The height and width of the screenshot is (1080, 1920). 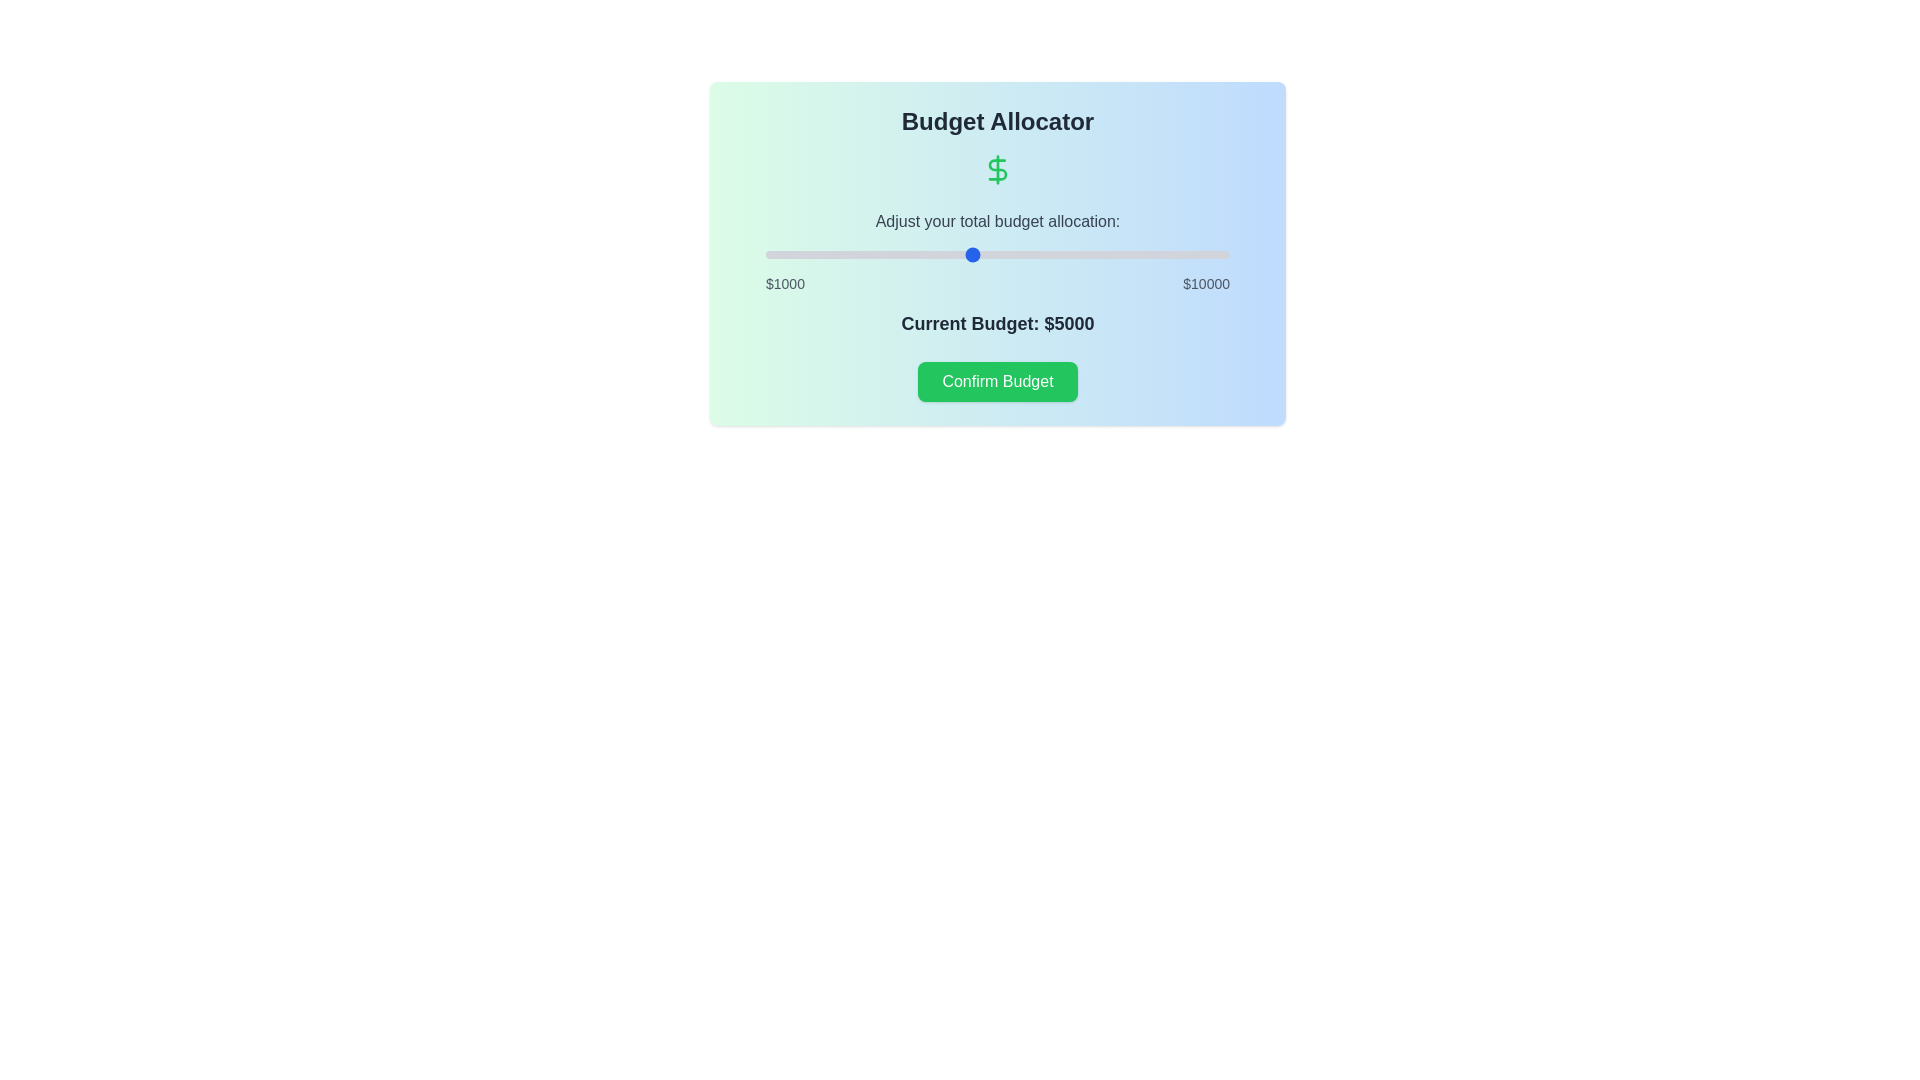 What do you see at coordinates (998, 168) in the screenshot?
I see `the dollar sign graphical representation` at bounding box center [998, 168].